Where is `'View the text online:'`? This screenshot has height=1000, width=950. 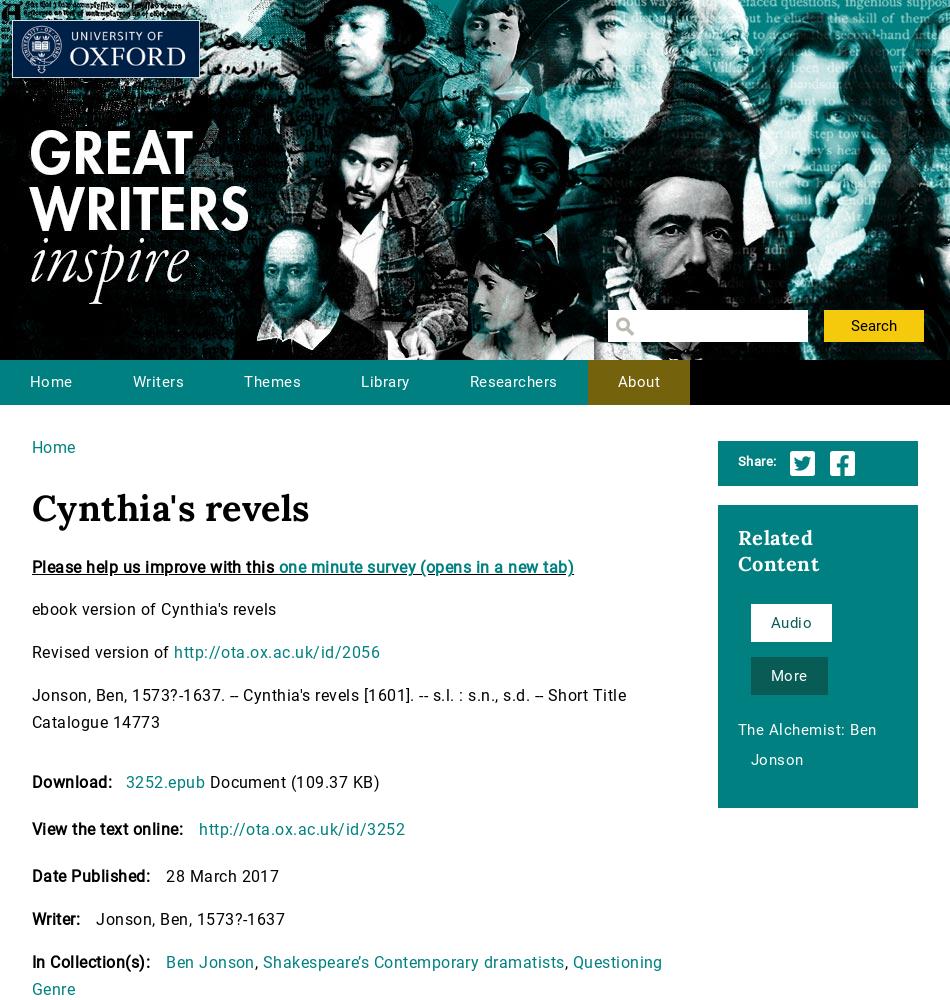 'View the text online:' is located at coordinates (107, 827).